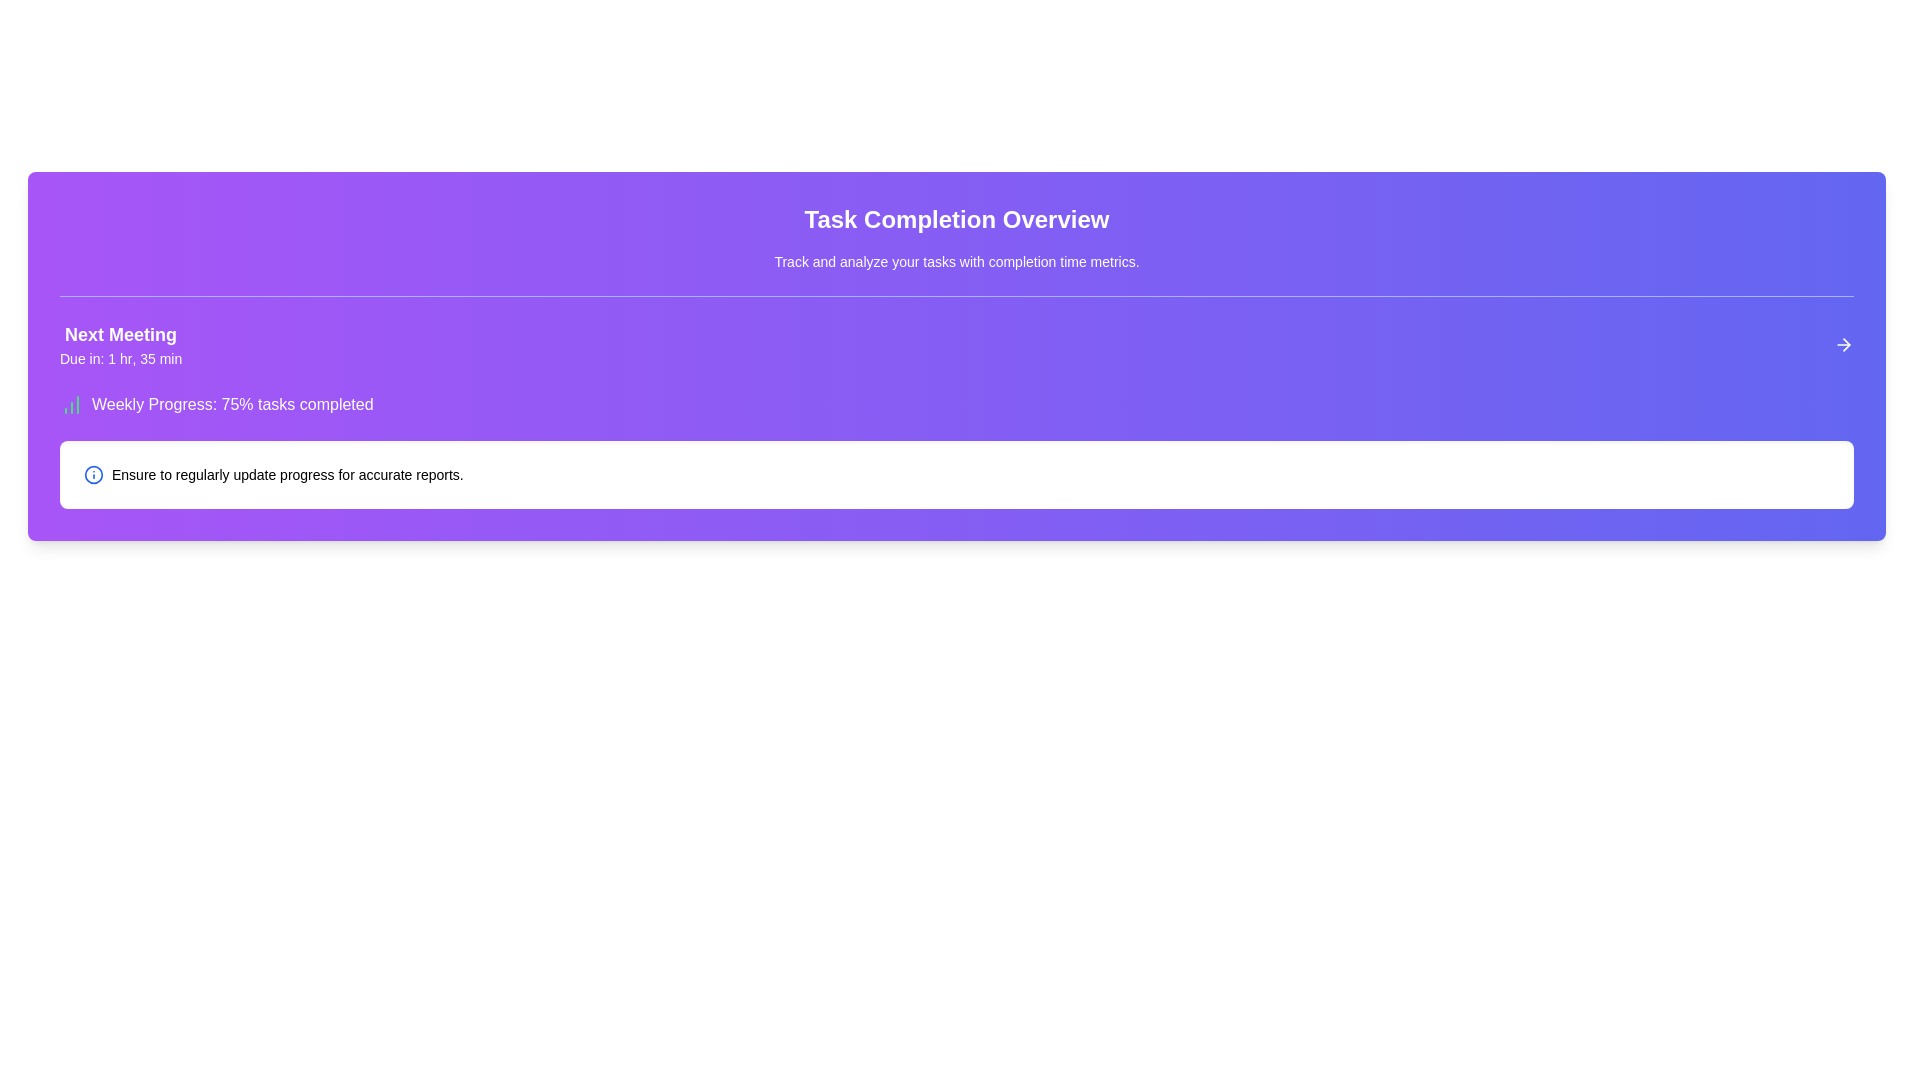 This screenshot has height=1080, width=1920. What do you see at coordinates (72, 405) in the screenshot?
I see `the progress icon located at the leftmost side of the horizontal layout next to the text 'Weekly Progress: 75% tasks completed'` at bounding box center [72, 405].